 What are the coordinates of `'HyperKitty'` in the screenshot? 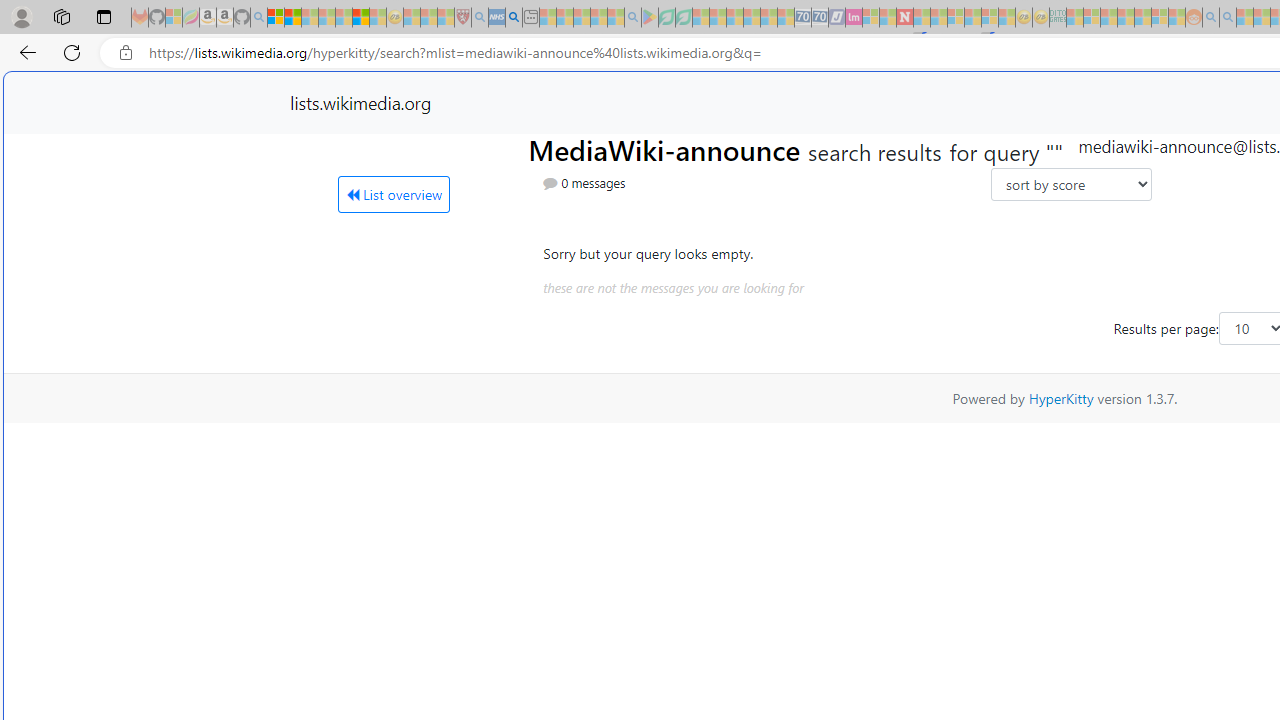 It's located at (1060, 398).